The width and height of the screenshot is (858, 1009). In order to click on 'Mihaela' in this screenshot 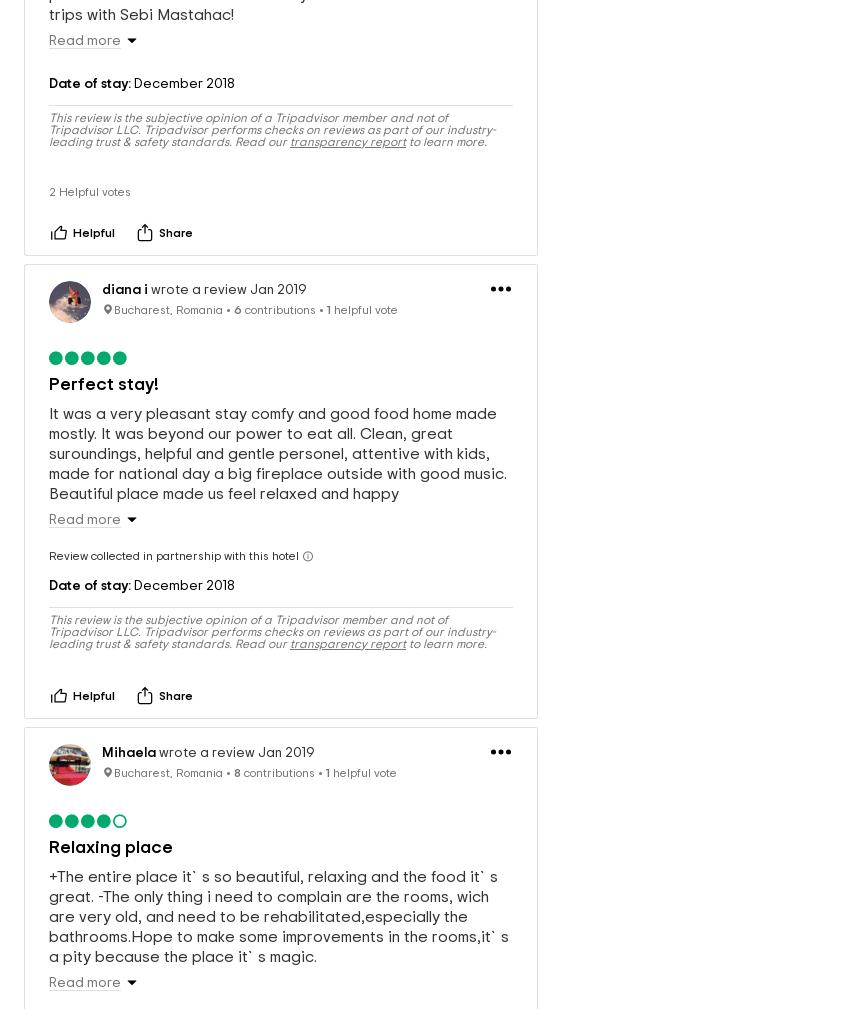, I will do `click(128, 732)`.